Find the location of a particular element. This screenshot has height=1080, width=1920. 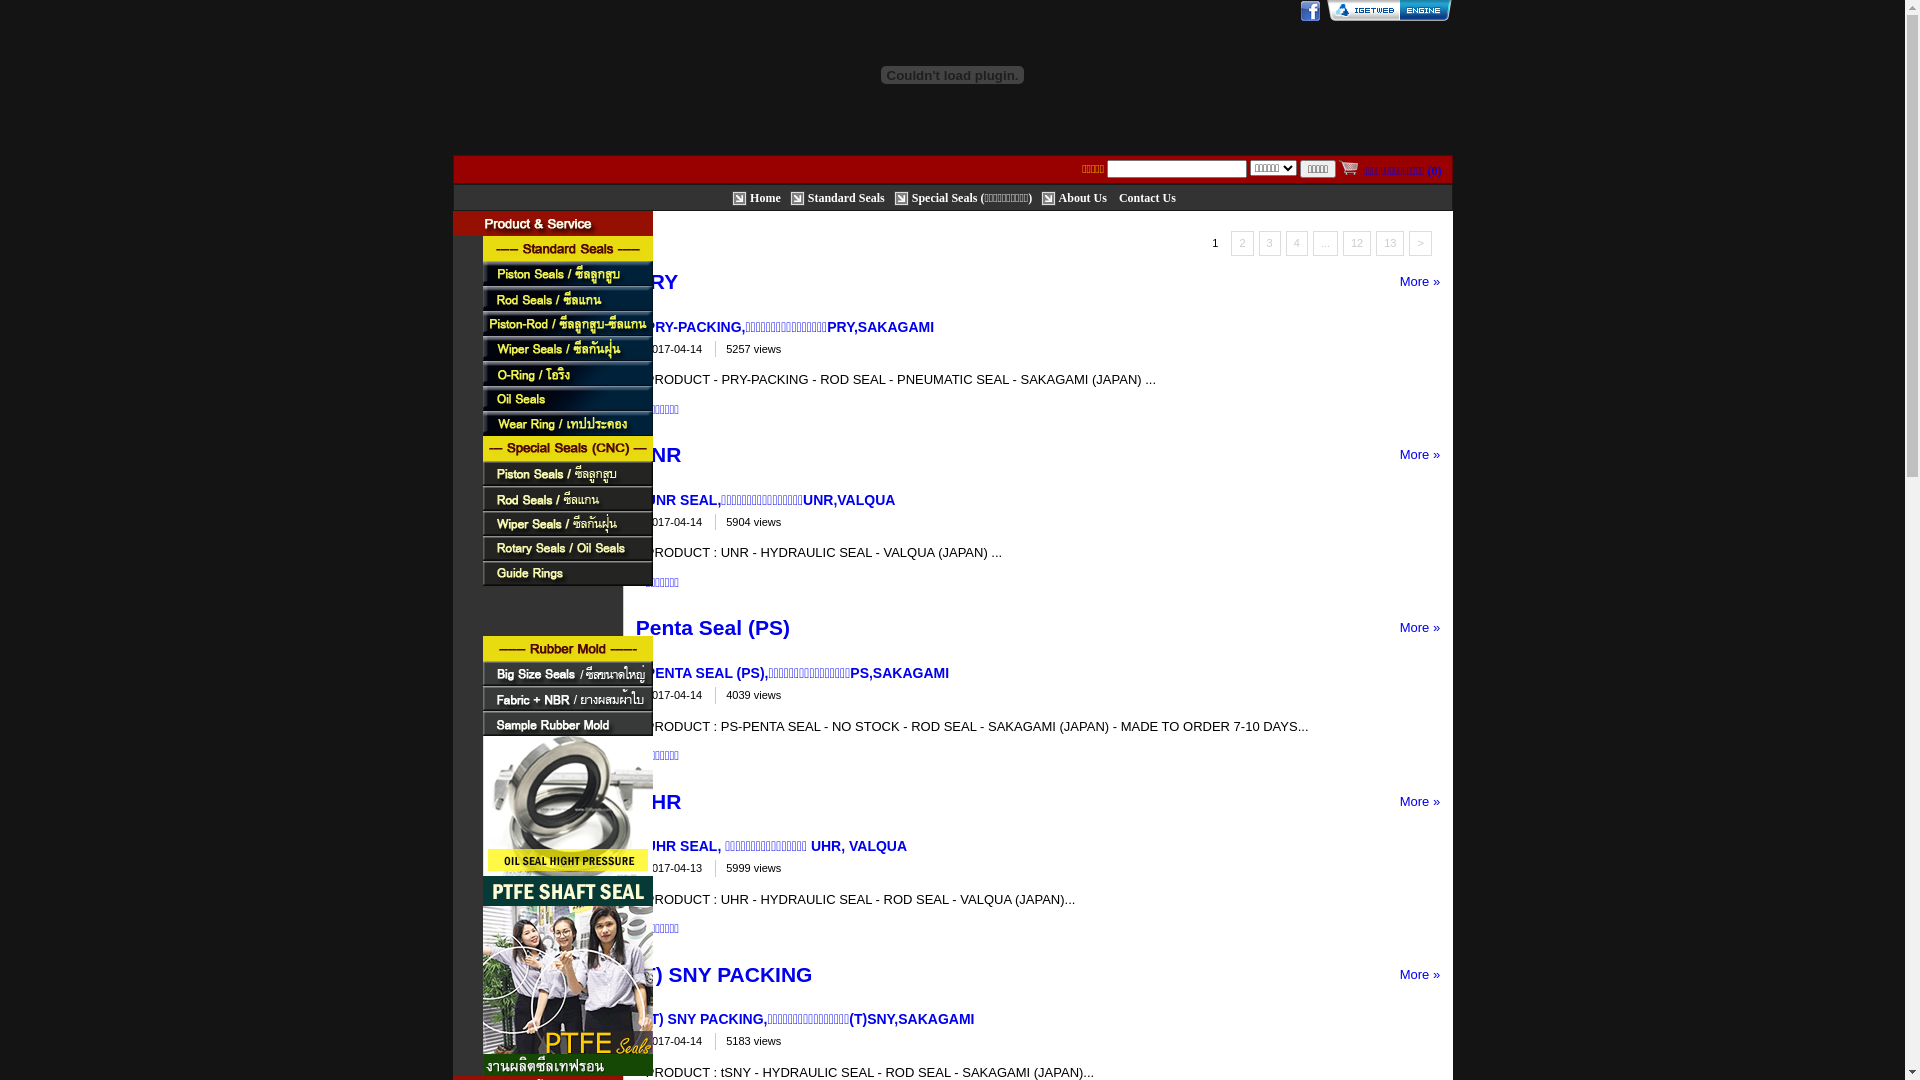

'ptfe oil seal' is located at coordinates (481, 821).